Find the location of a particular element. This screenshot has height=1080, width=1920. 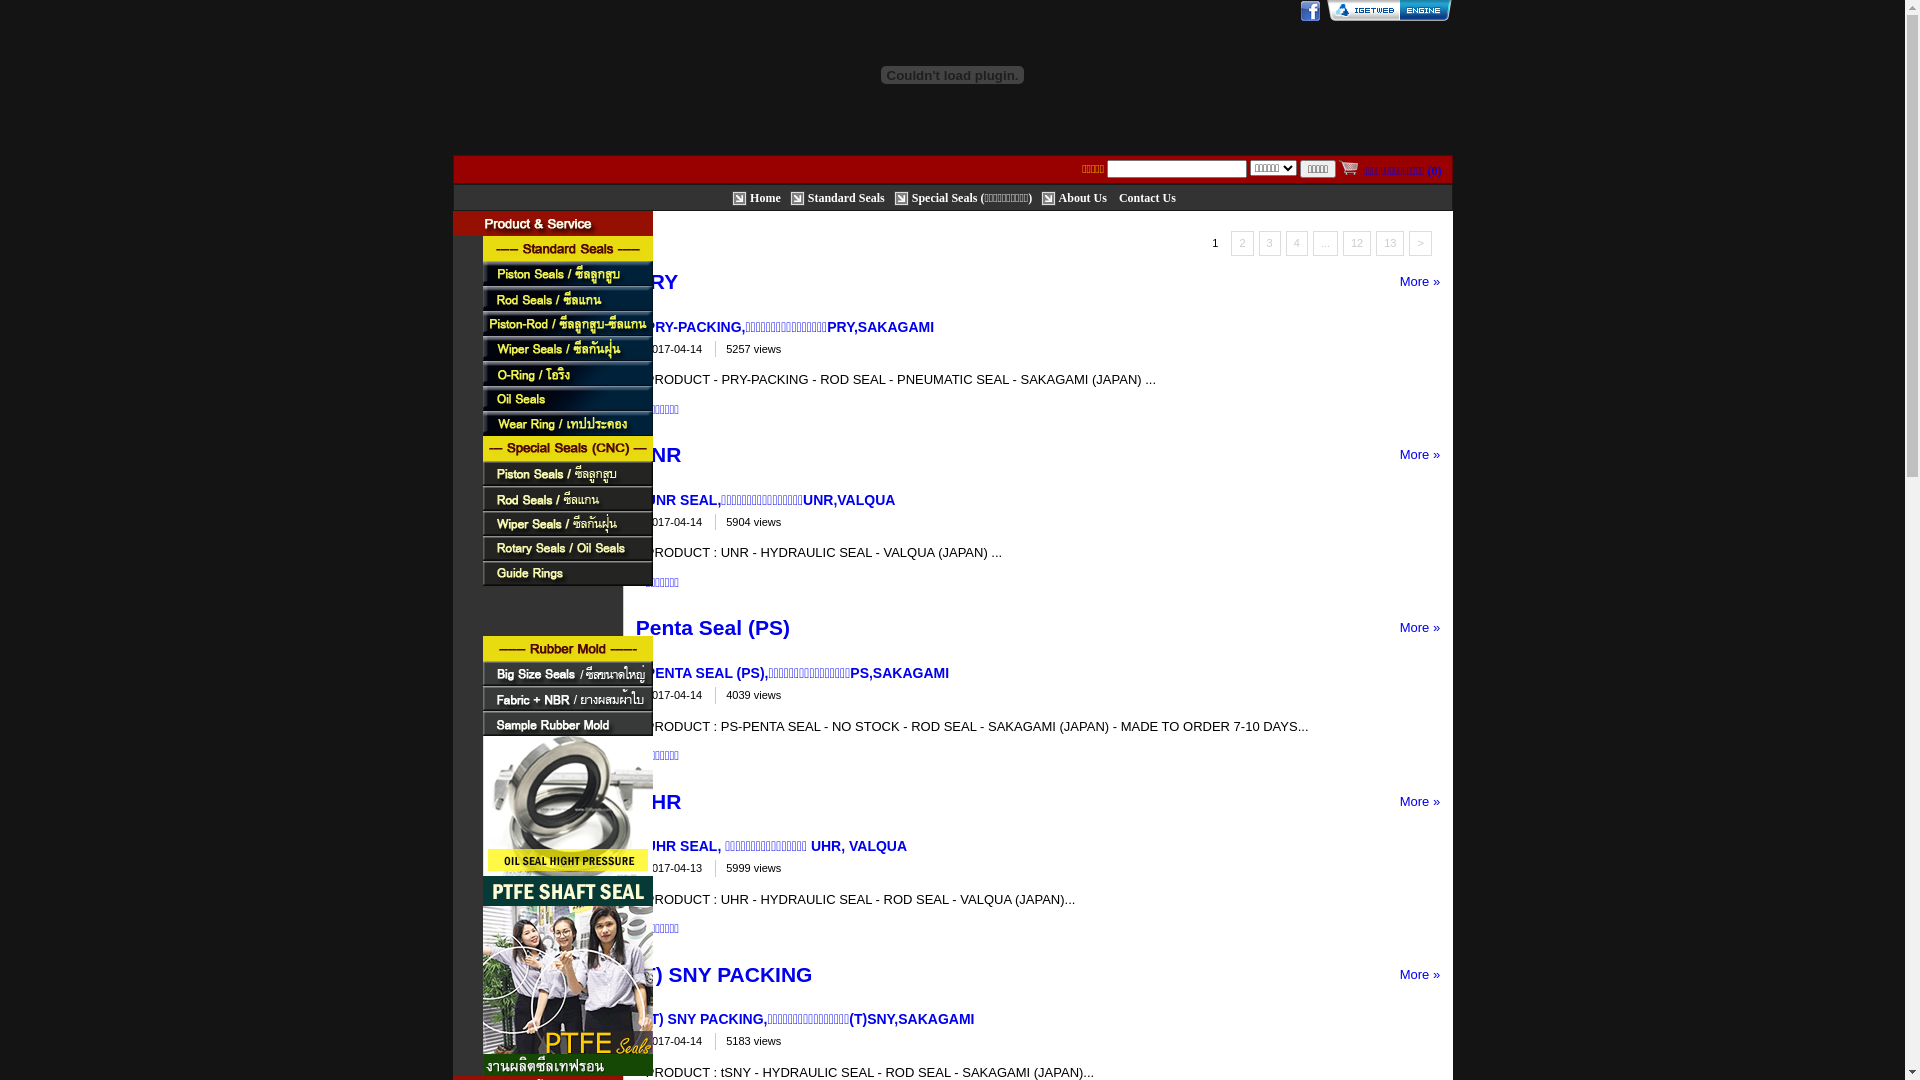

'ptfe oil seal' is located at coordinates (481, 821).